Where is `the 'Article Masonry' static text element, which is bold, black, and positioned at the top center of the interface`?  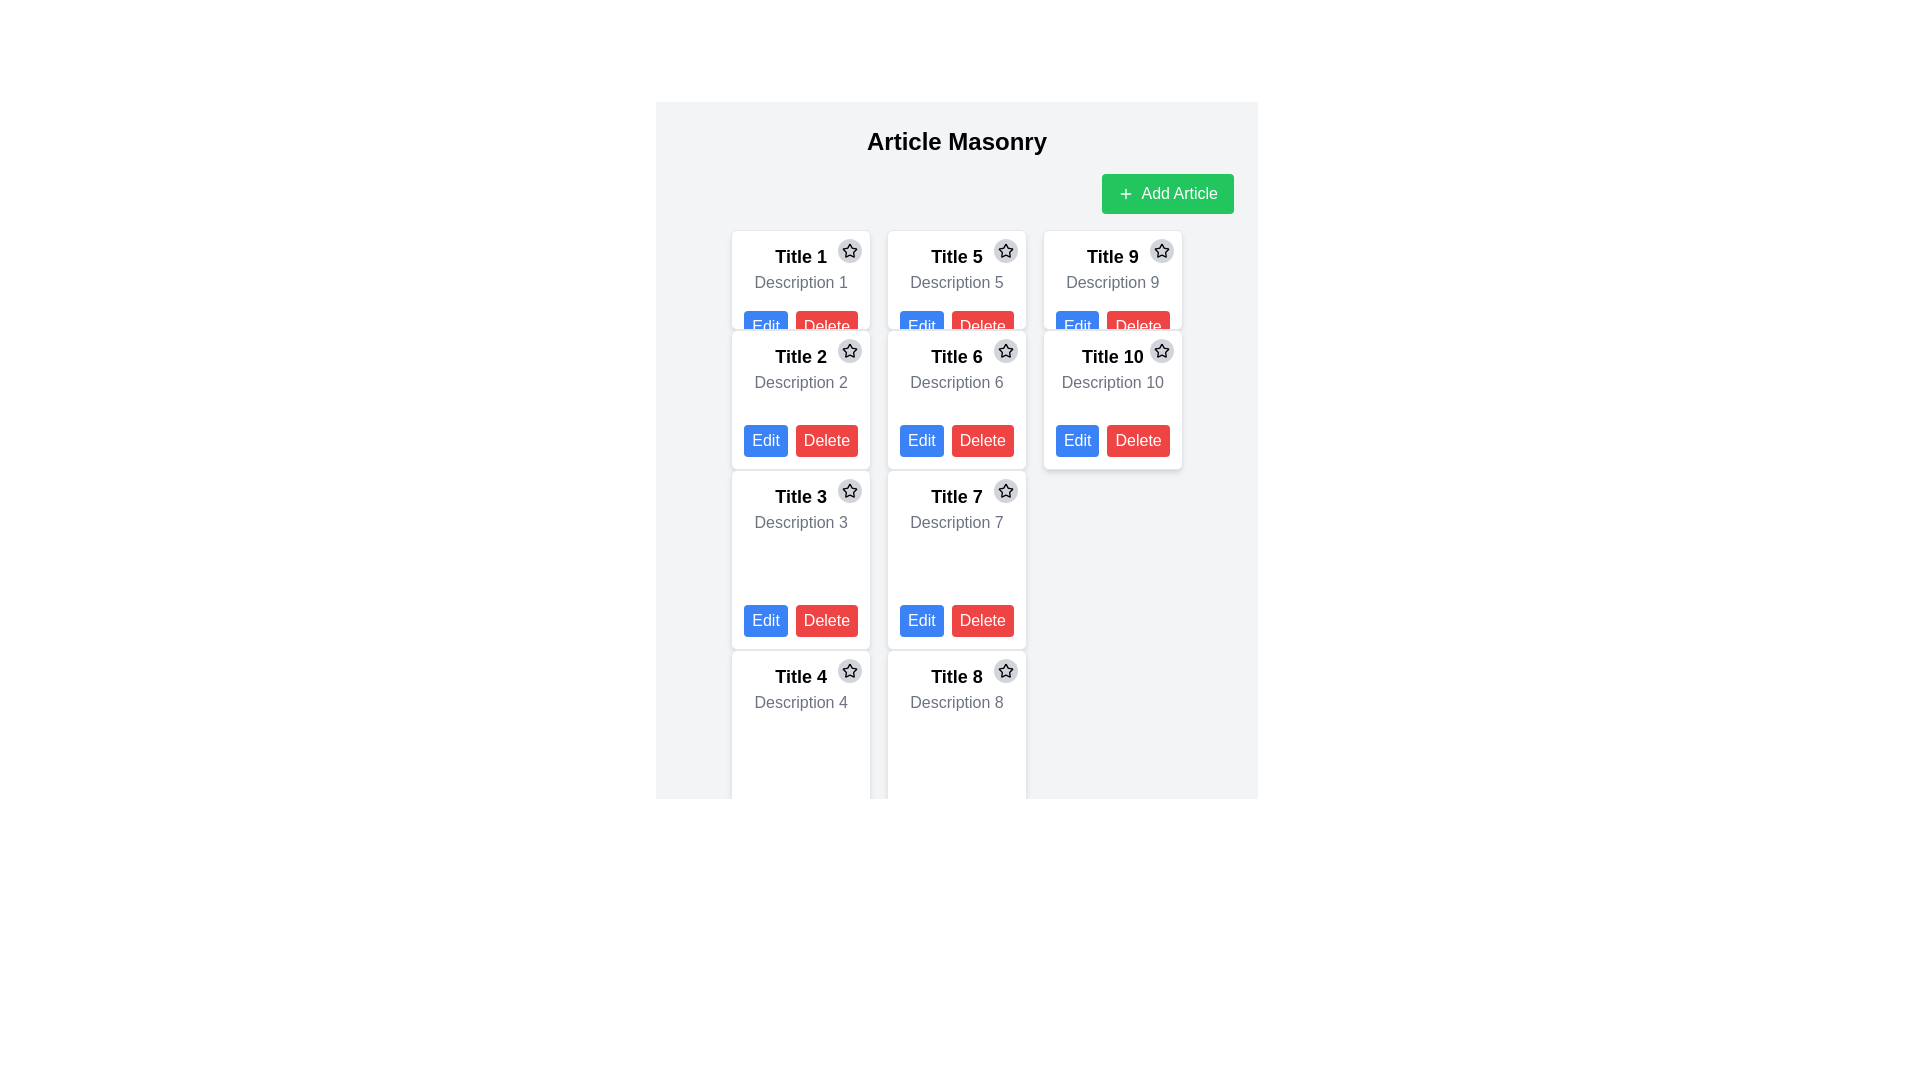 the 'Article Masonry' static text element, which is bold, black, and positioned at the top center of the interface is located at coordinates (955, 141).